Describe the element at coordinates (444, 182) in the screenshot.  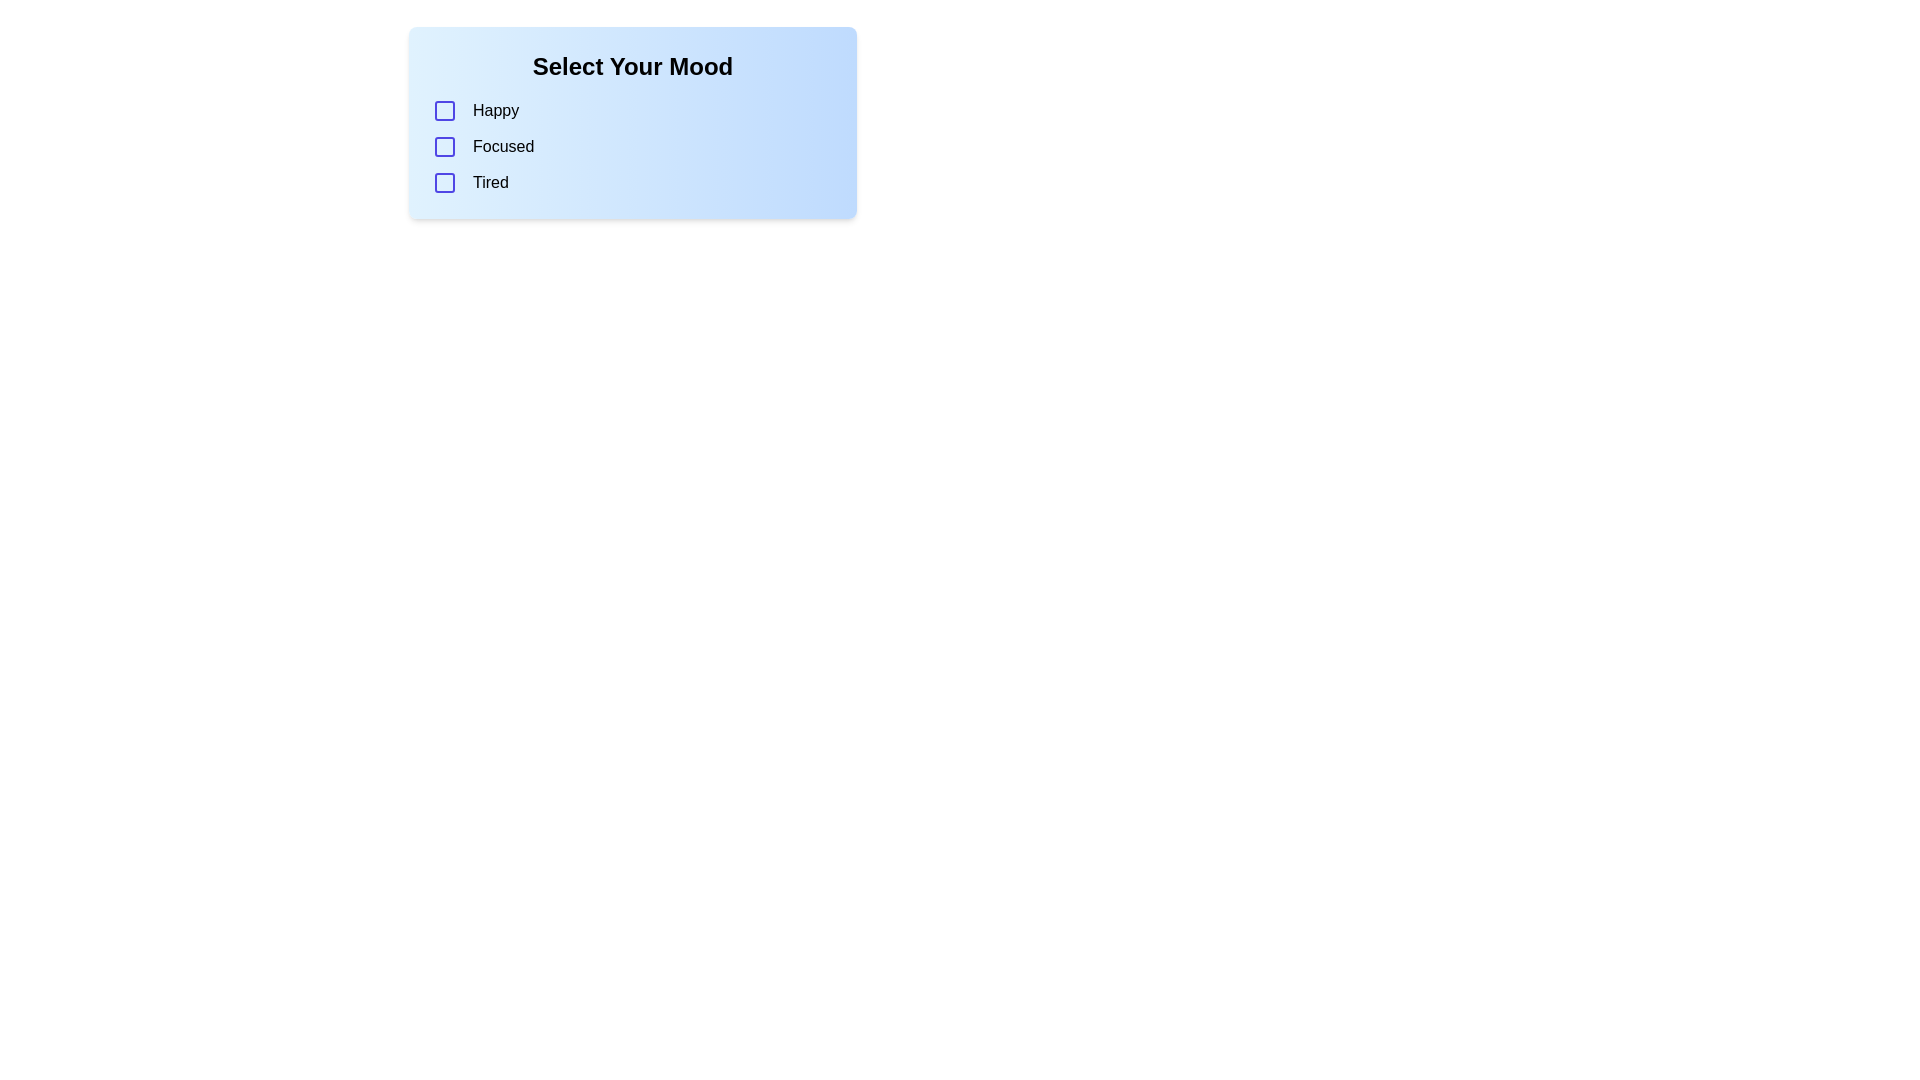
I see `the checkbox for selecting the mood labeled 'Tired', which is the third element in a vertically stacked list of mood indicators` at that location.